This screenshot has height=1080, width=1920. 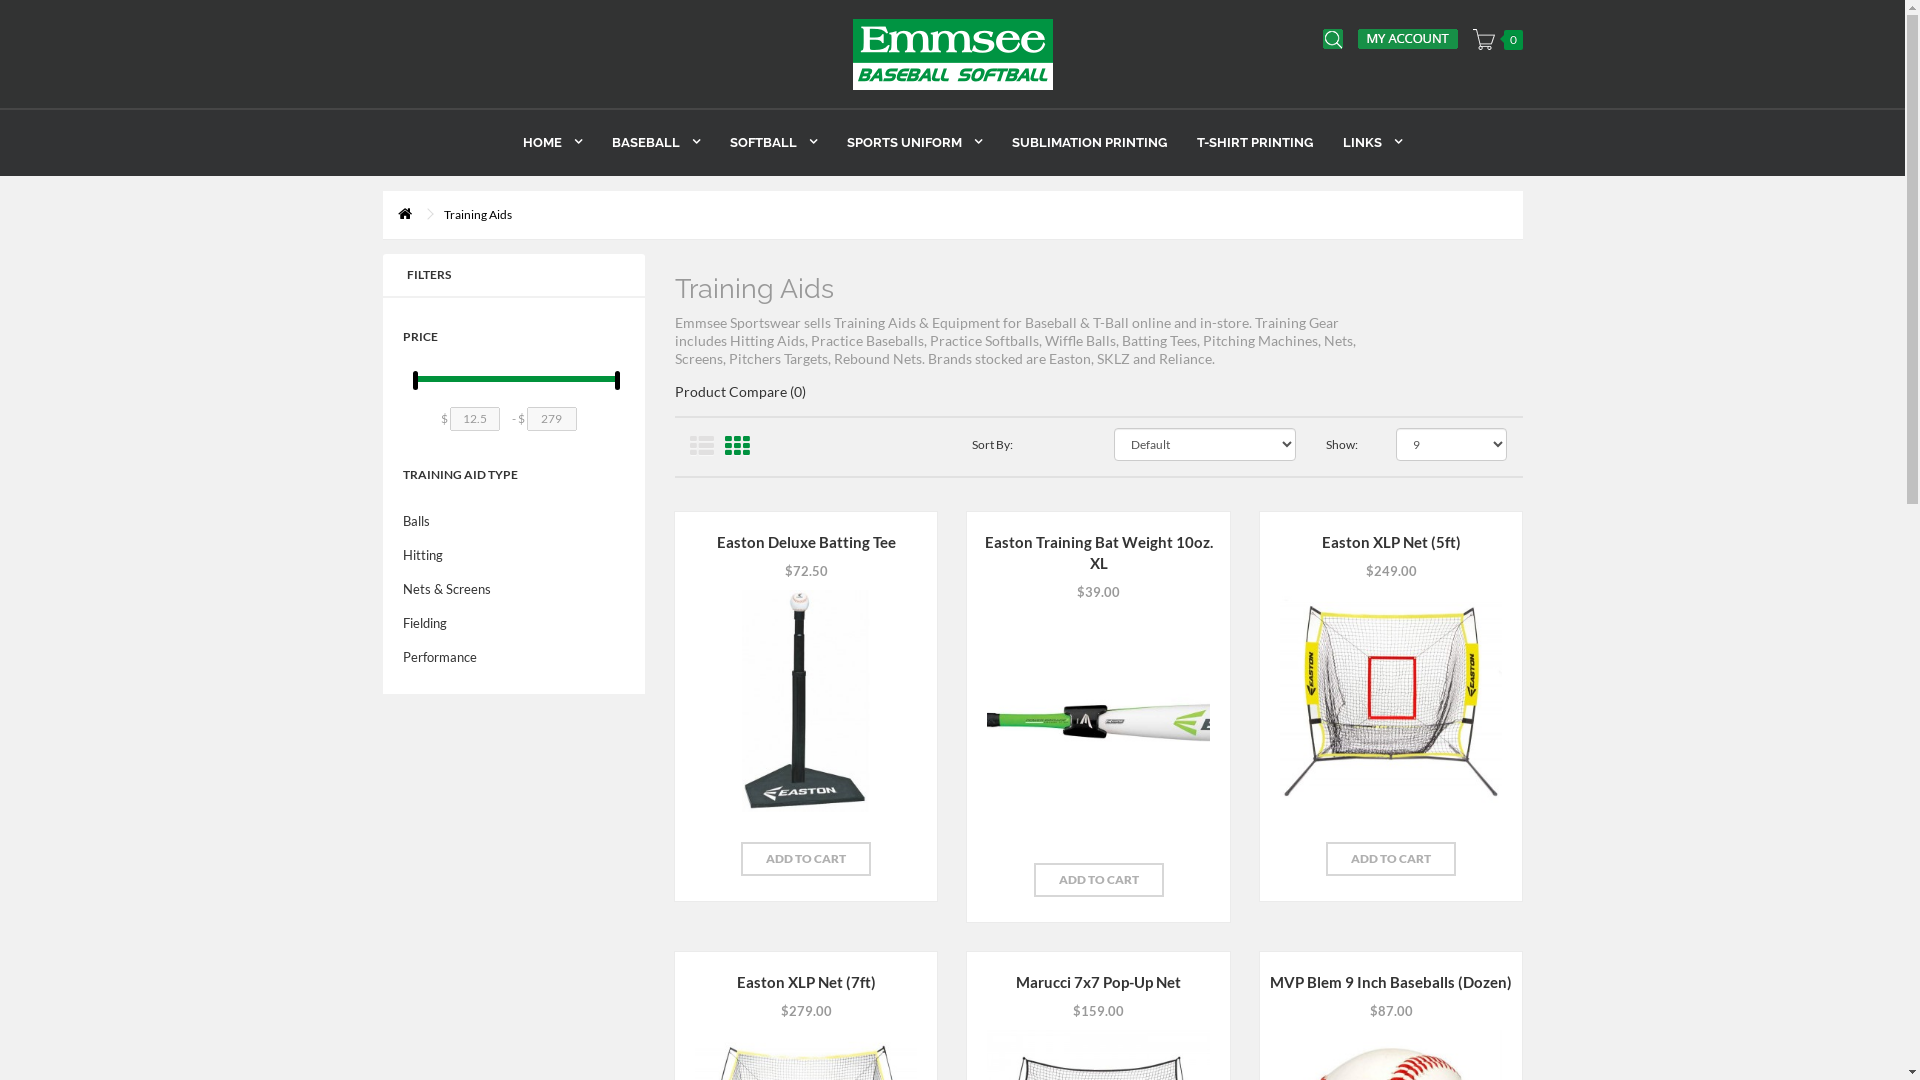 I want to click on 'Marucci 7x7 Pop-Up Net', so click(x=1097, y=981).